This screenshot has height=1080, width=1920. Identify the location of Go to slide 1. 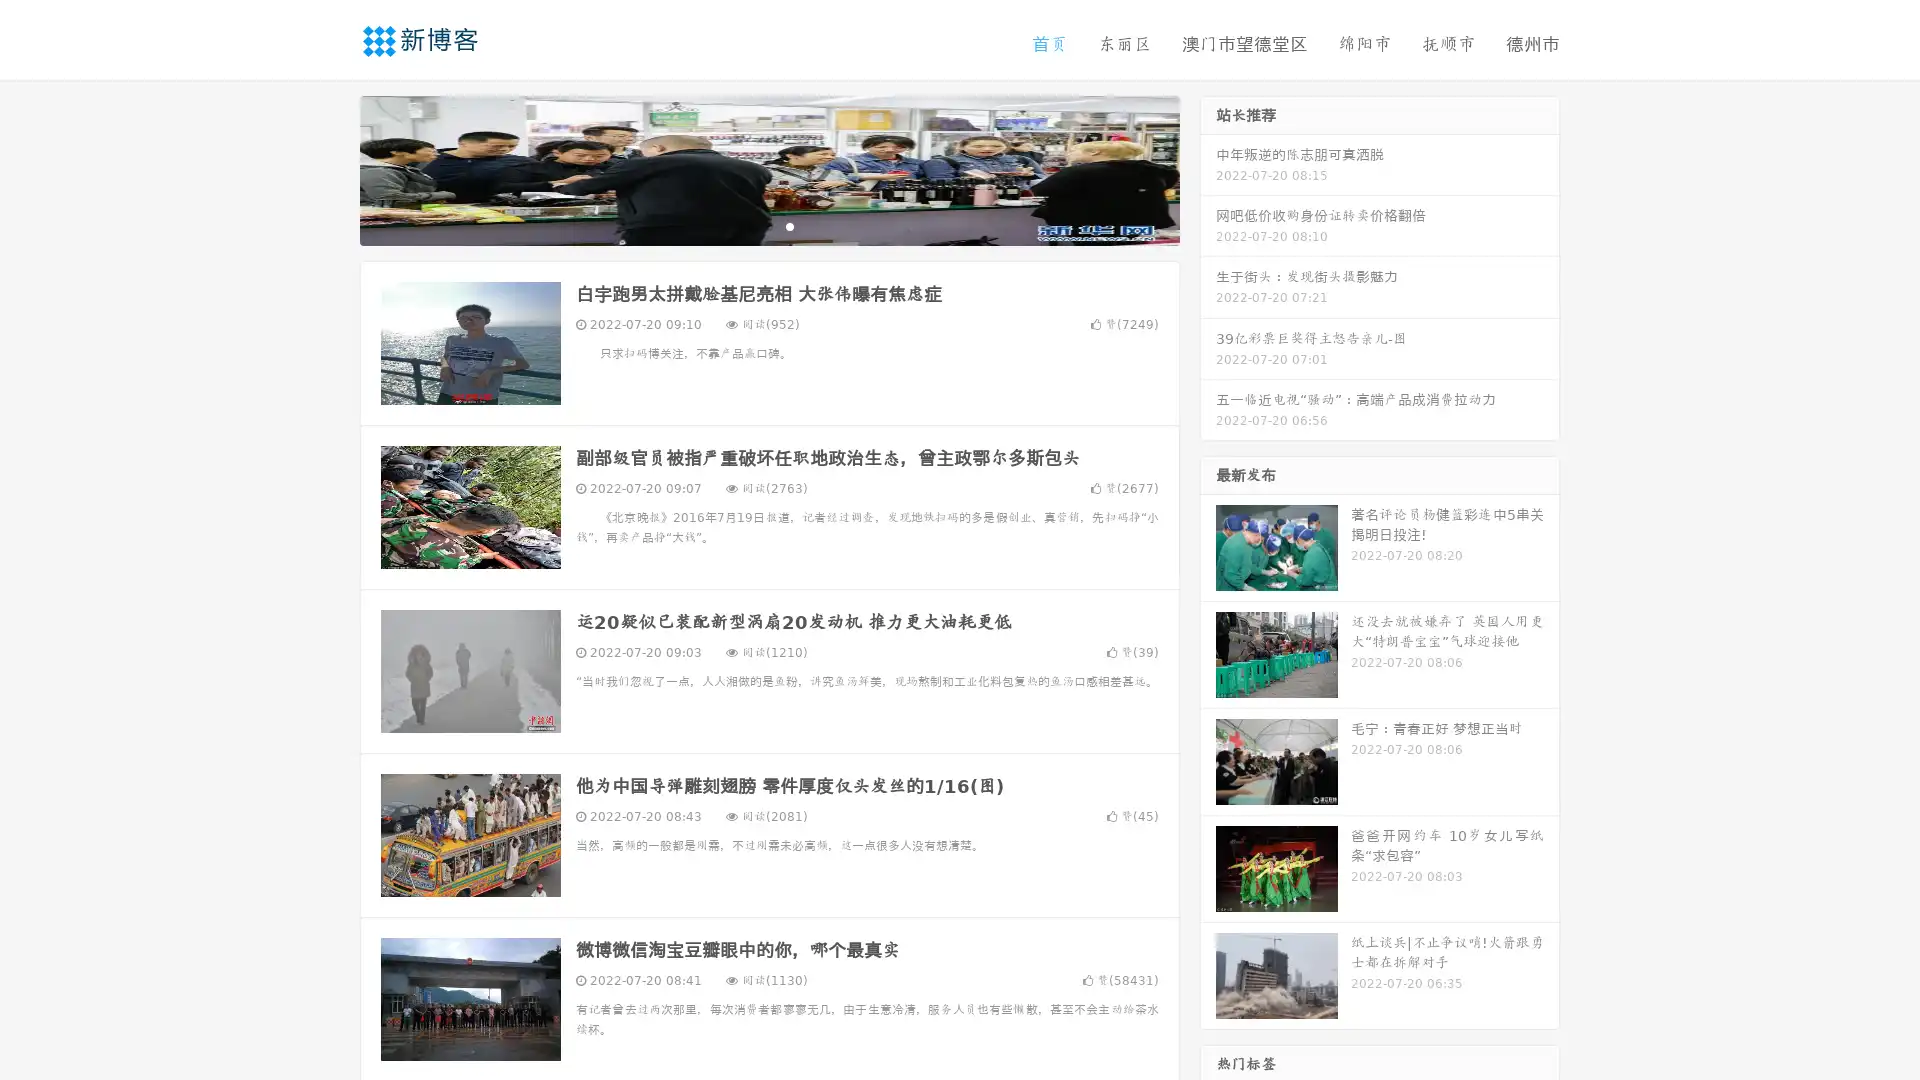
(748, 225).